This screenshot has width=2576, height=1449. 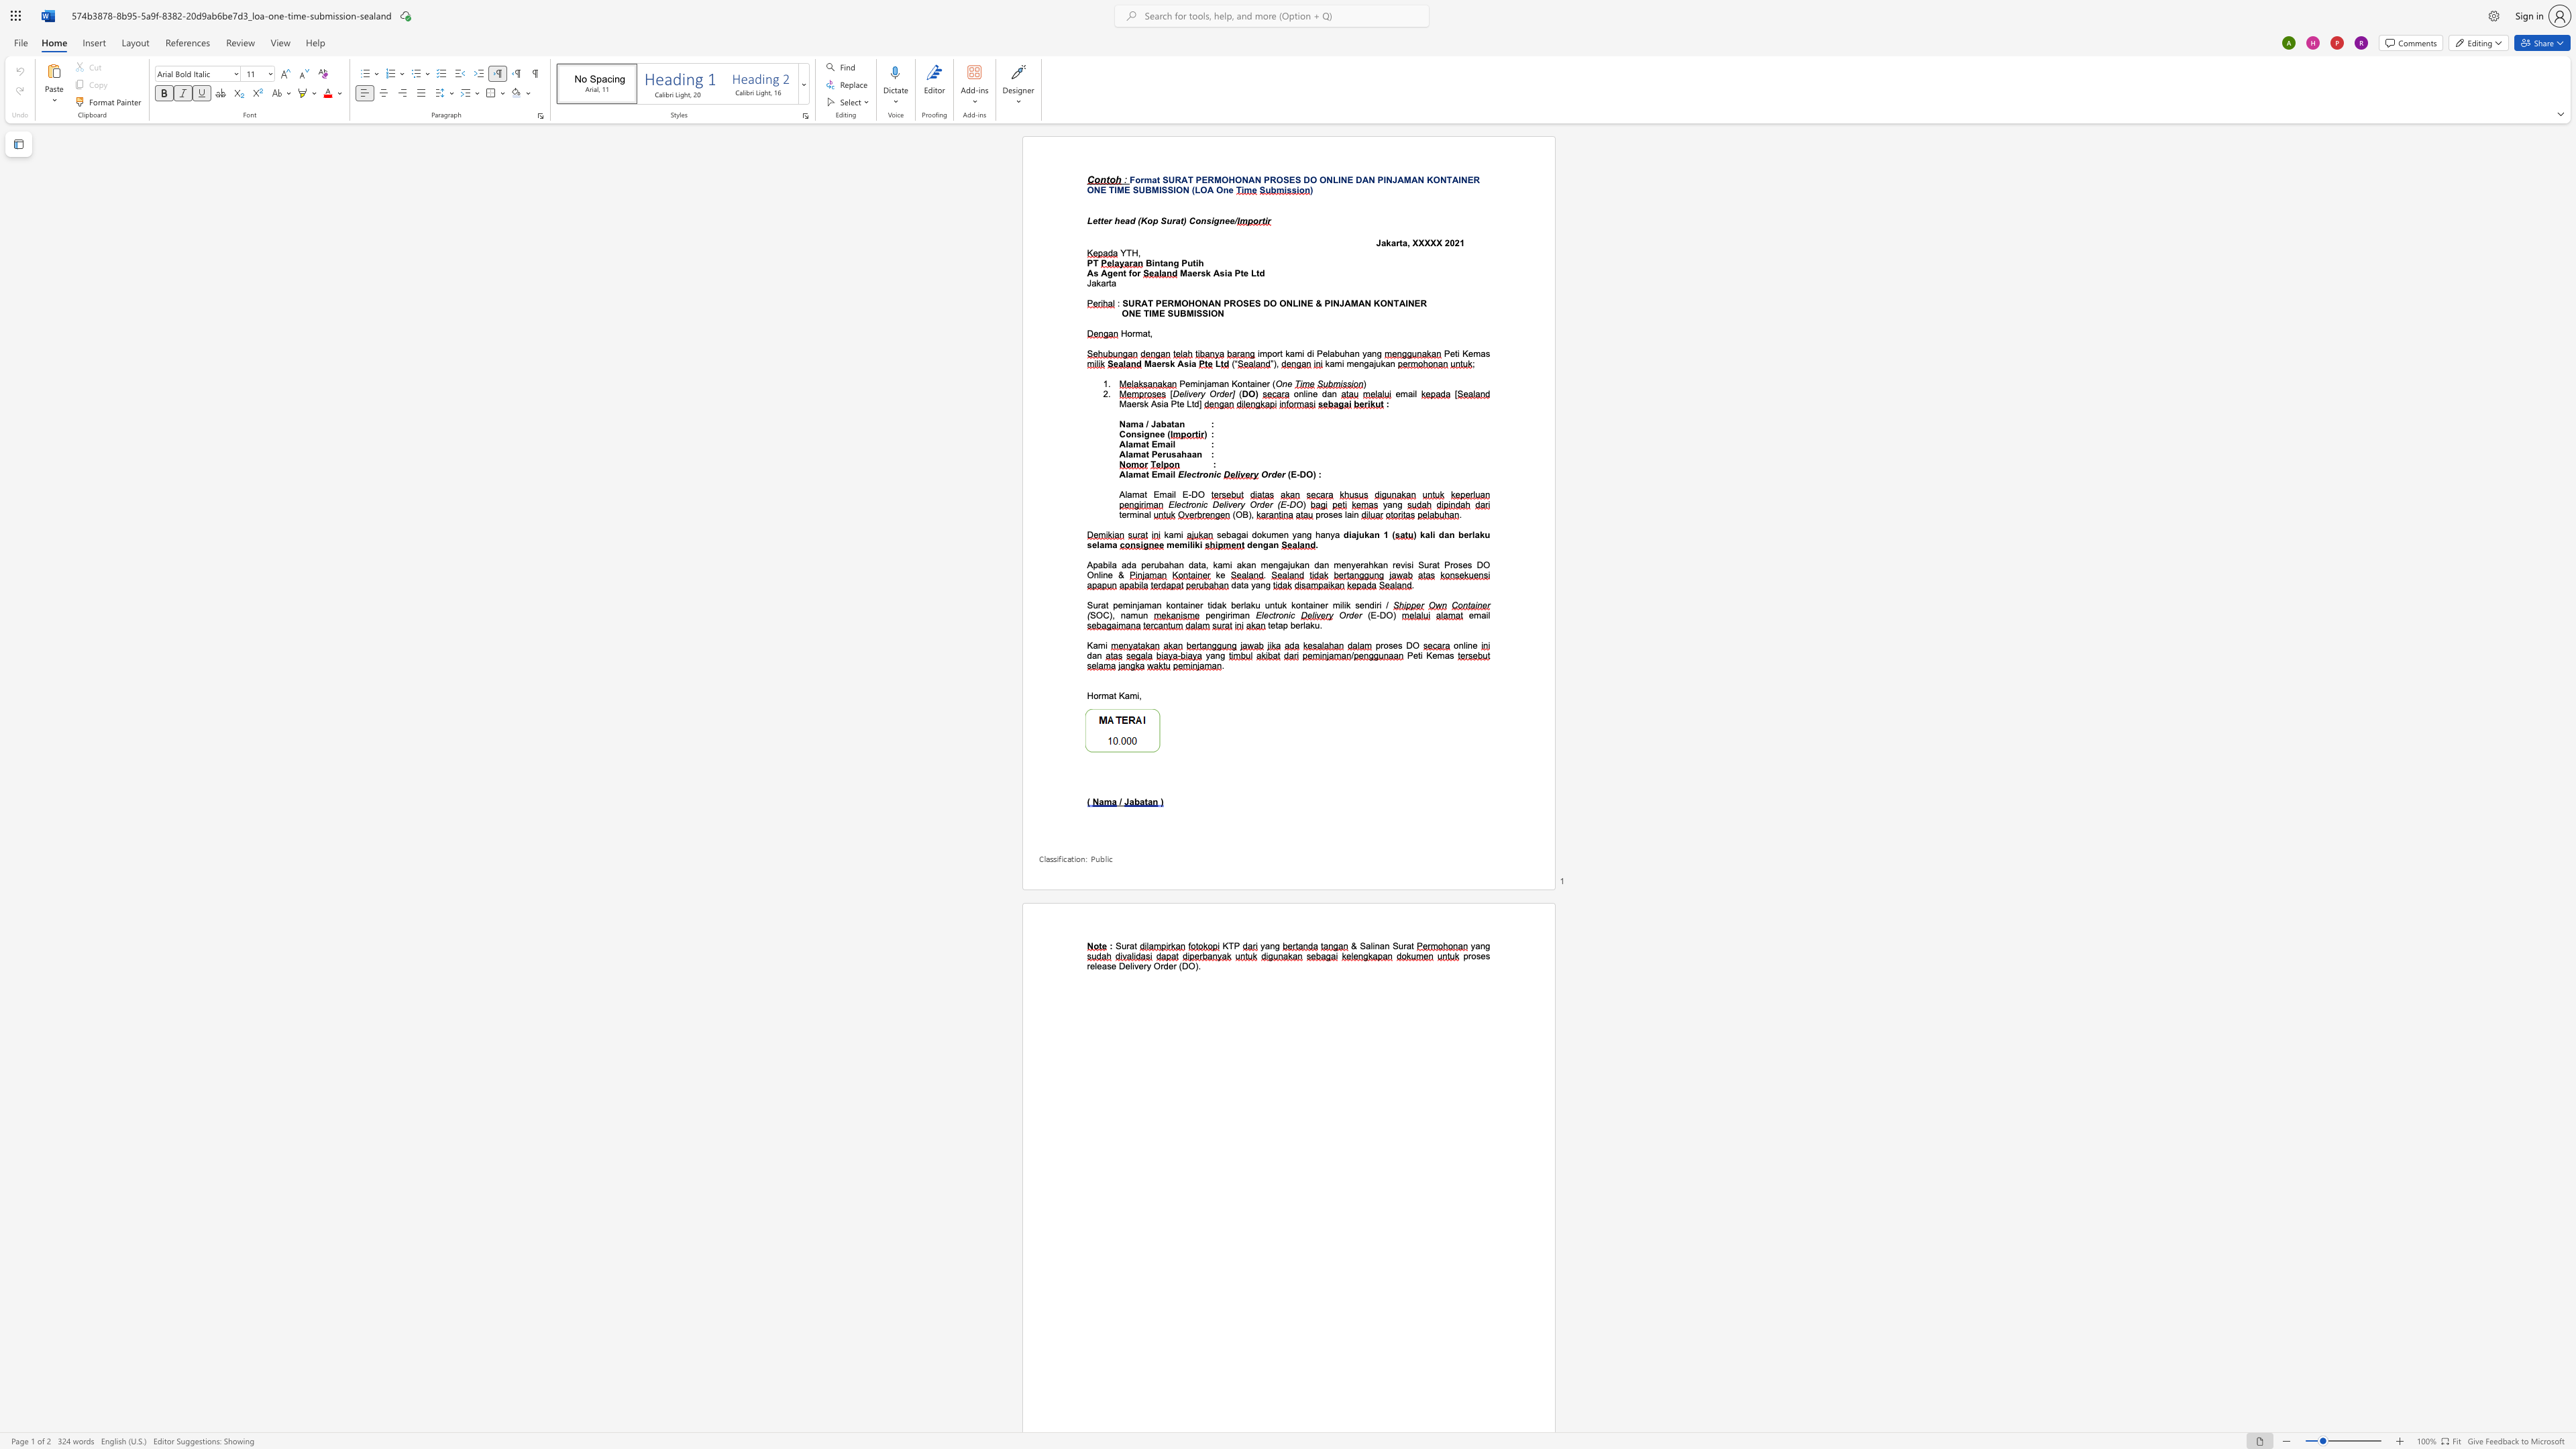 What do you see at coordinates (1397, 644) in the screenshot?
I see `the subset text "s D" within the text "proses DO"` at bounding box center [1397, 644].